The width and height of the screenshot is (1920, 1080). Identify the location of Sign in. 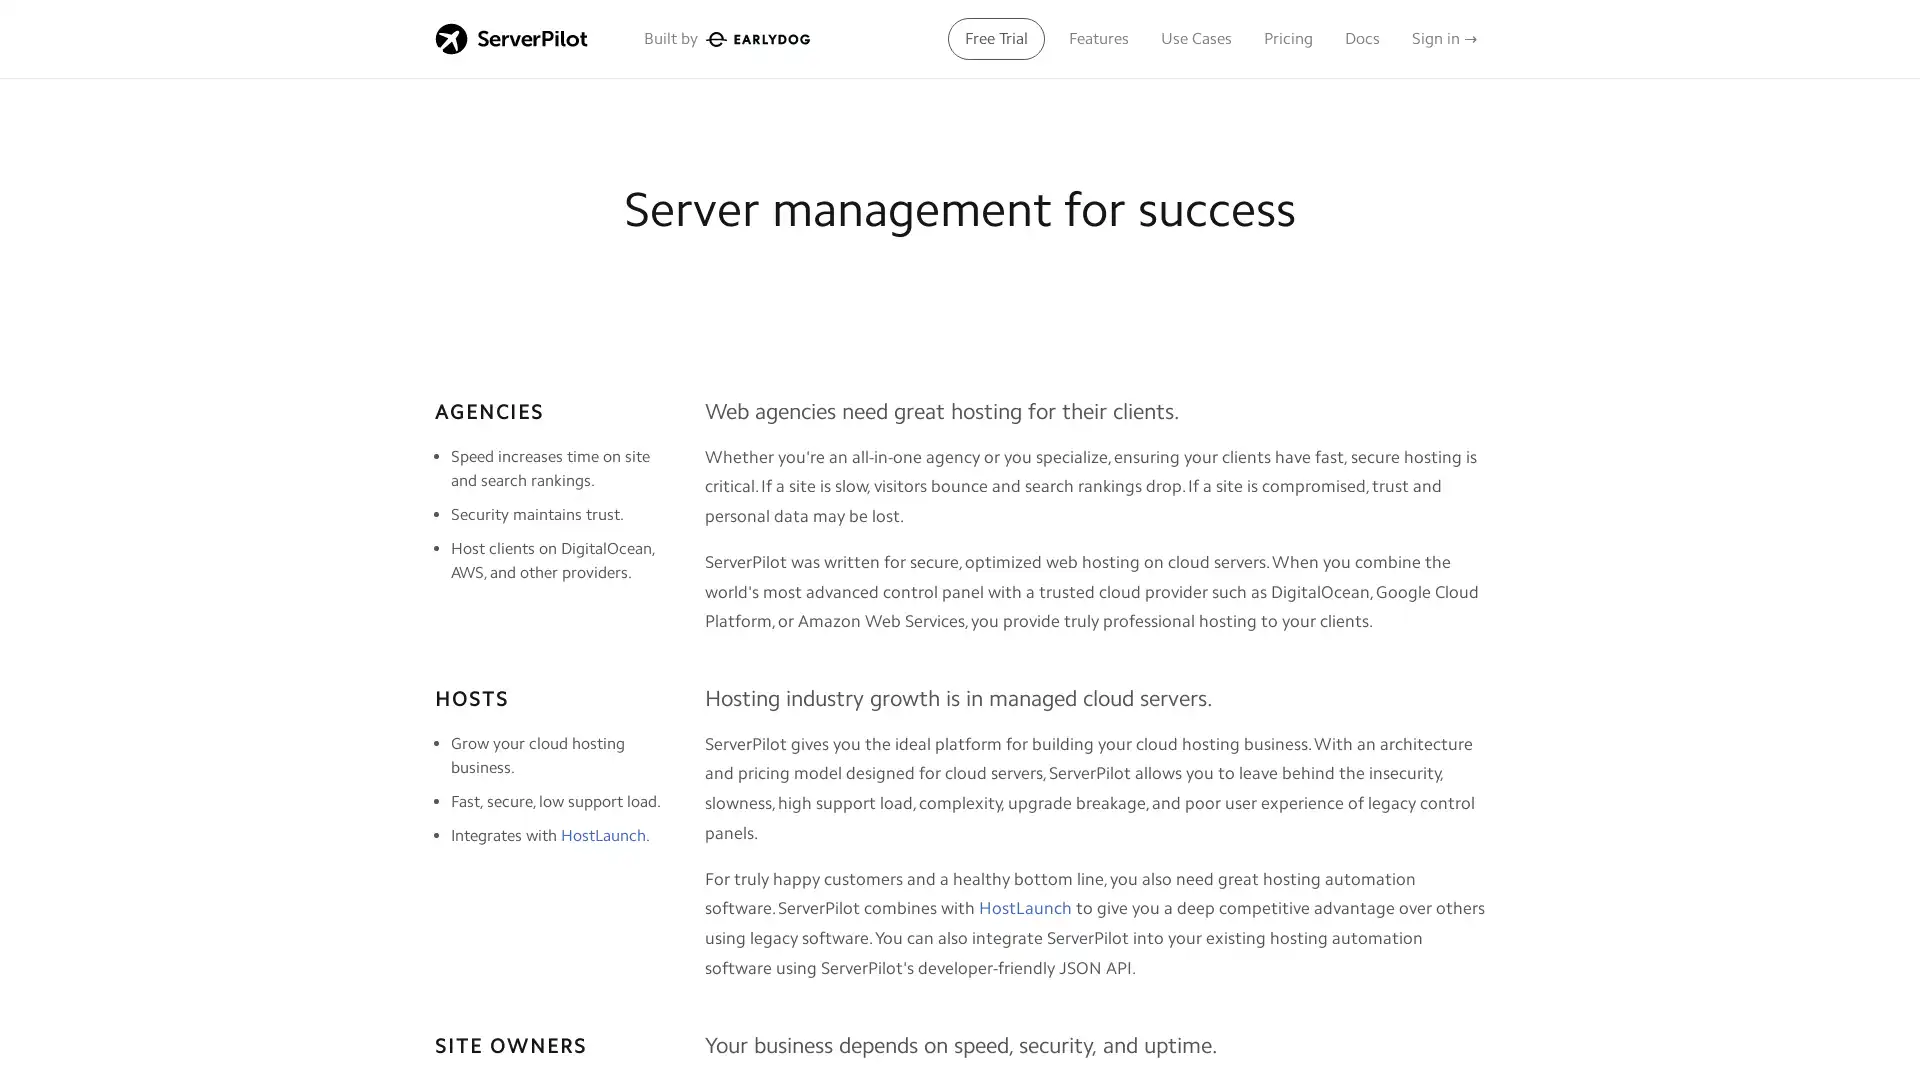
(1444, 38).